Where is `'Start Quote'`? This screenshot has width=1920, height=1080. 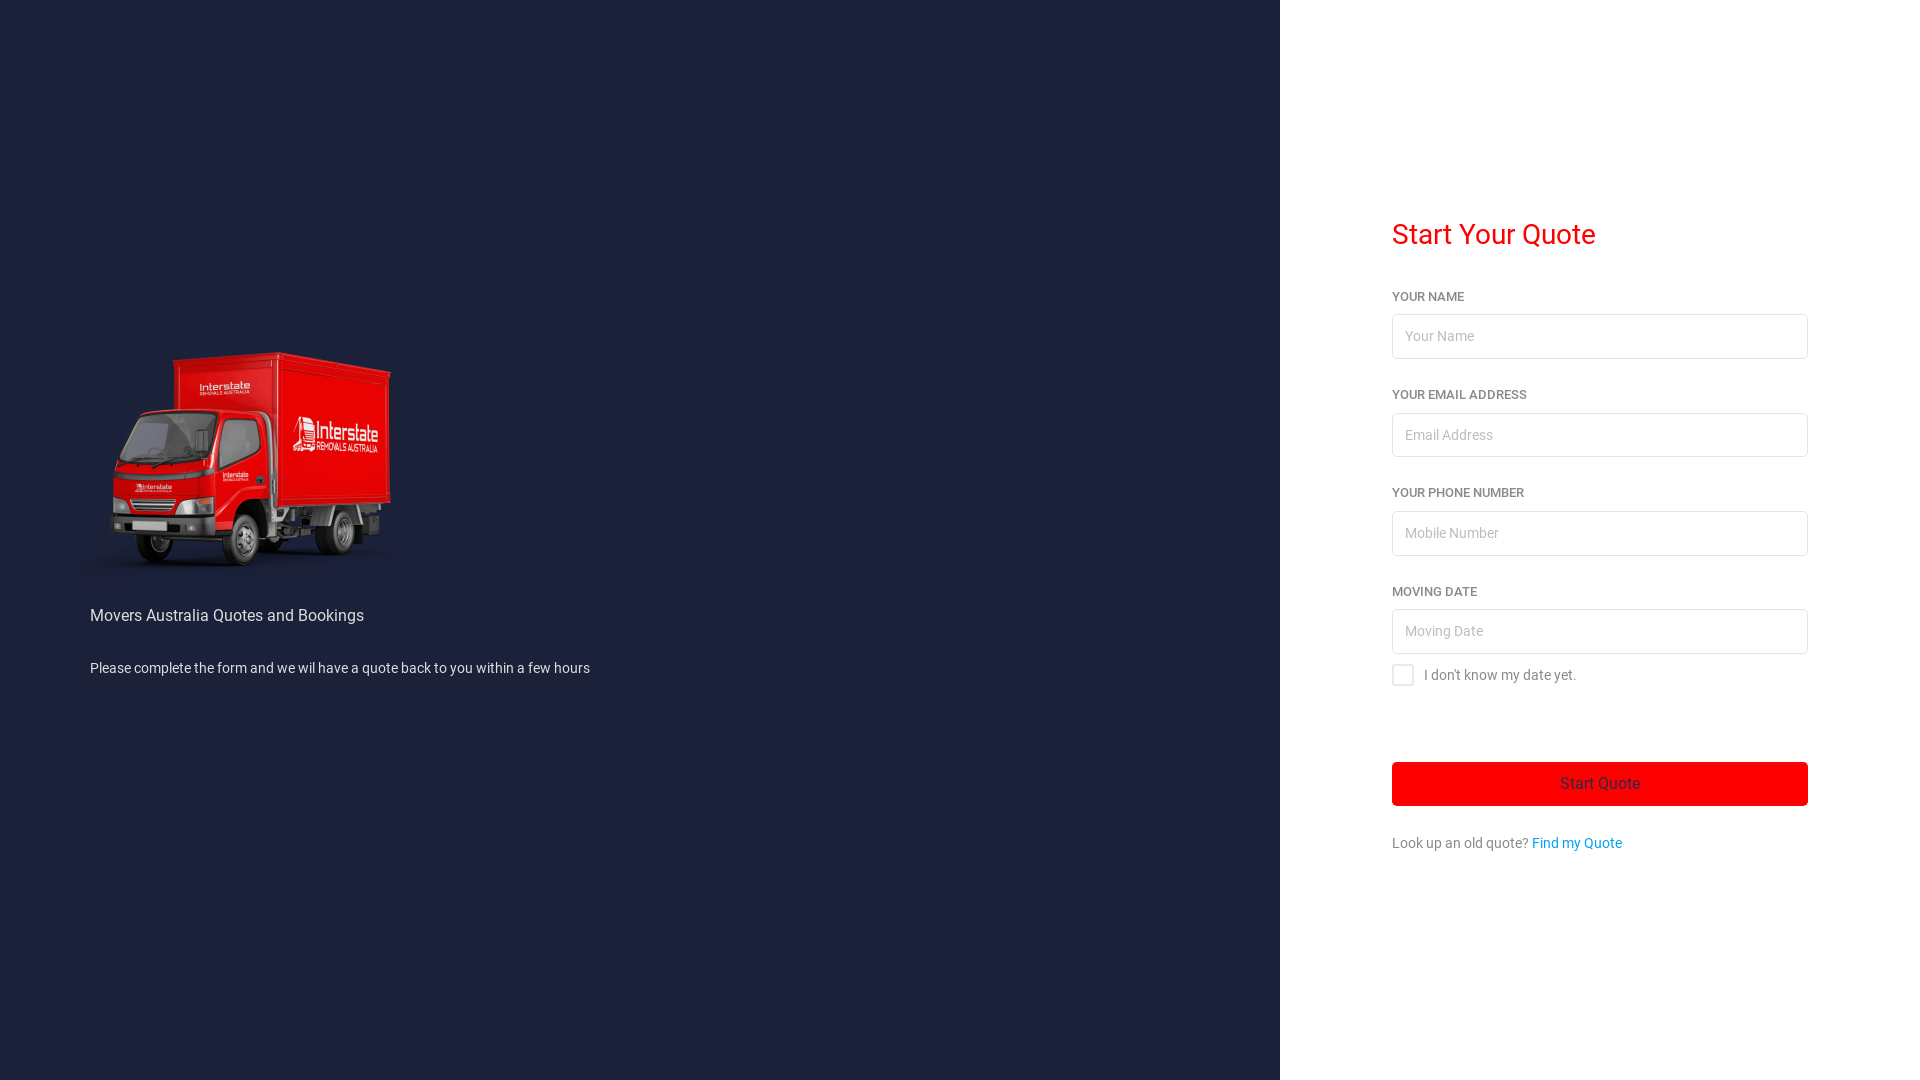
'Start Quote' is located at coordinates (1600, 782).